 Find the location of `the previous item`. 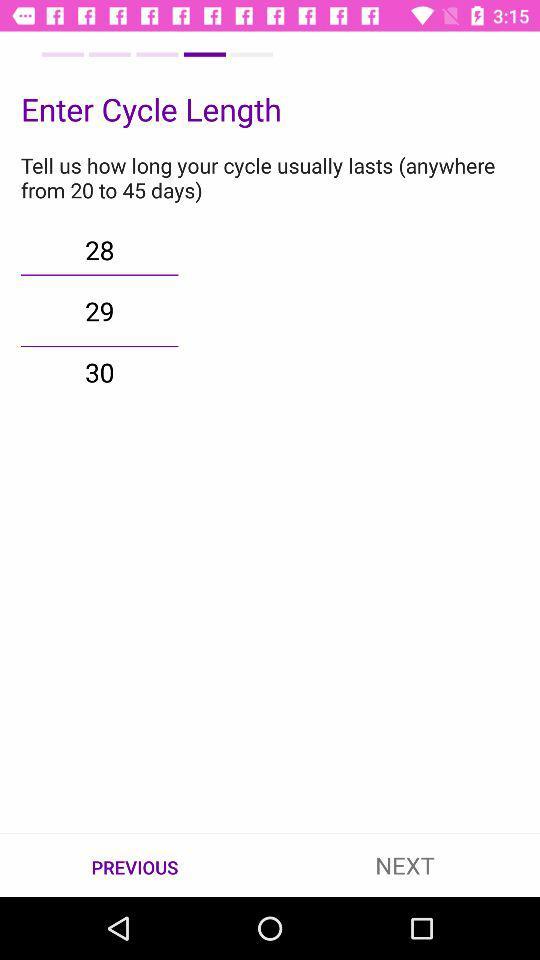

the previous item is located at coordinates (135, 865).